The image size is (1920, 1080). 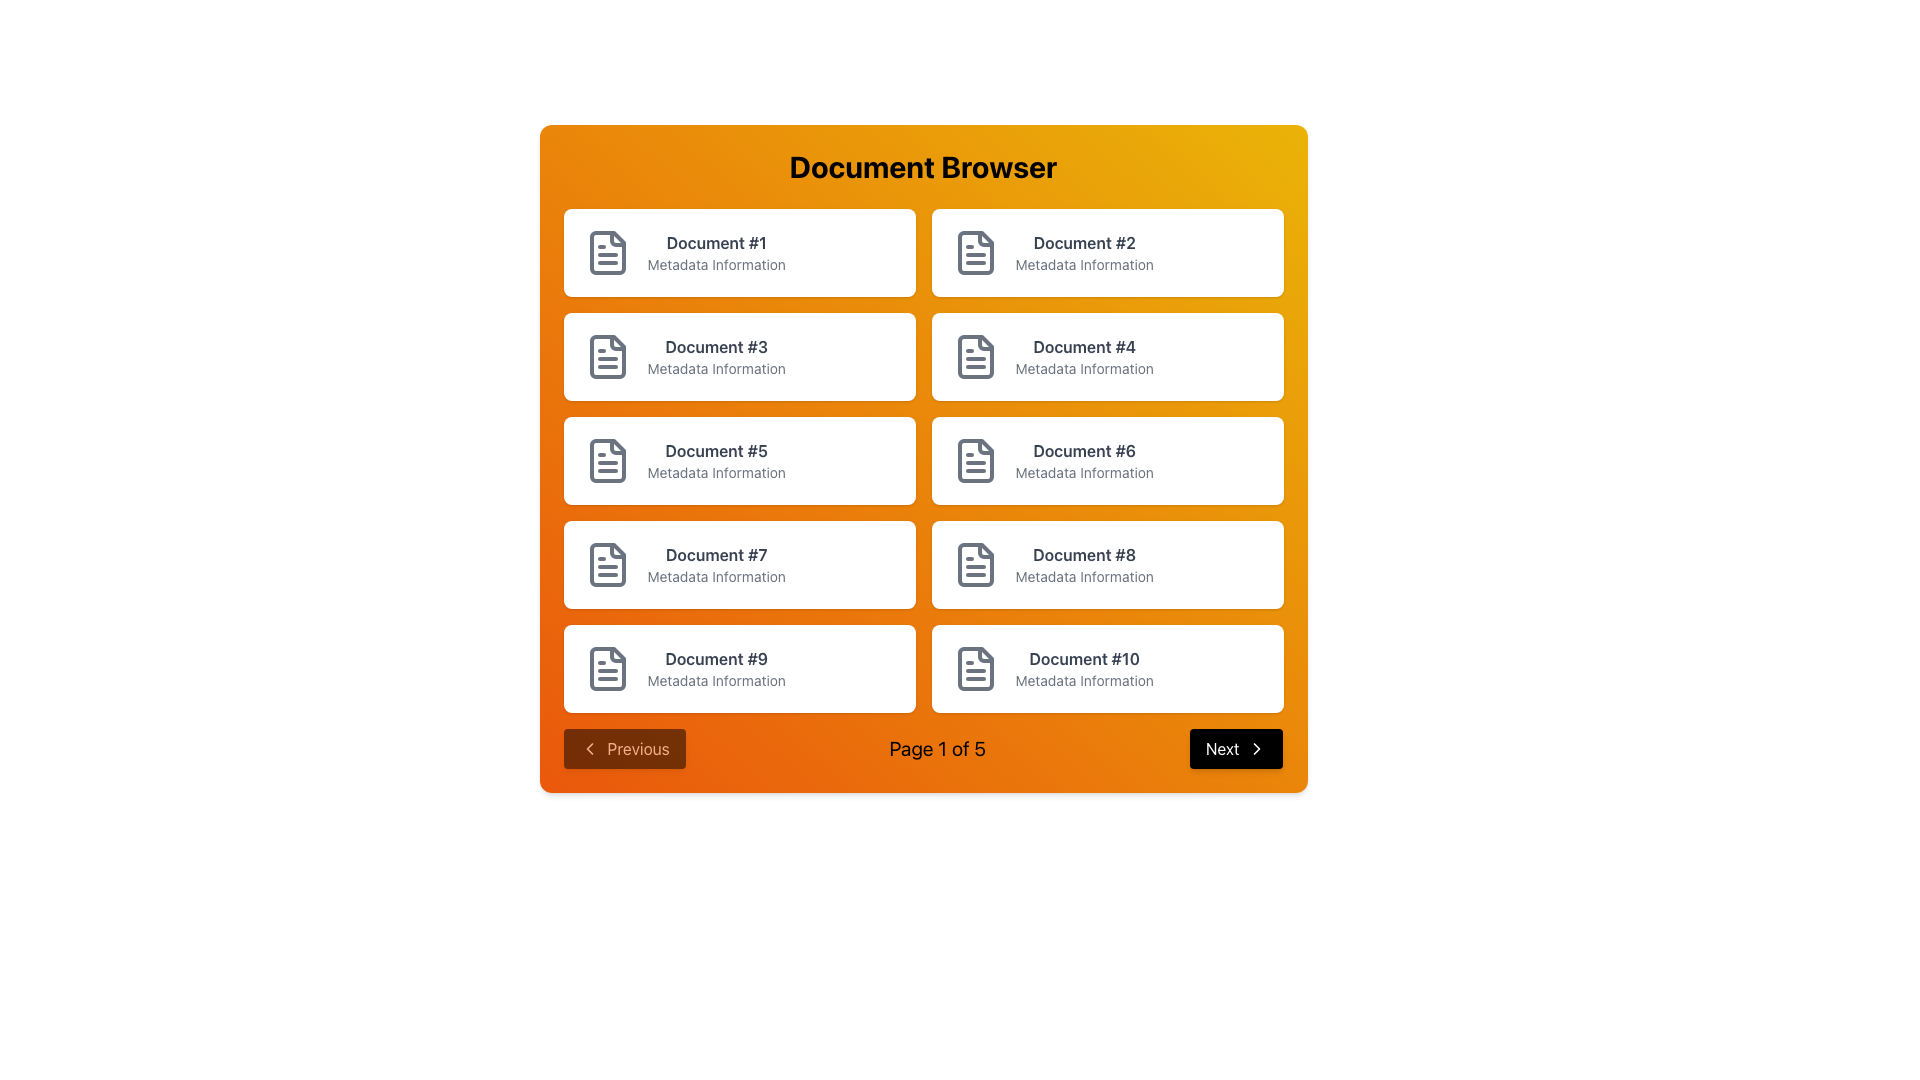 I want to click on the text label displaying 'Document #6' in the second column, third row of the grid layout in the document browser interface, so click(x=1083, y=451).